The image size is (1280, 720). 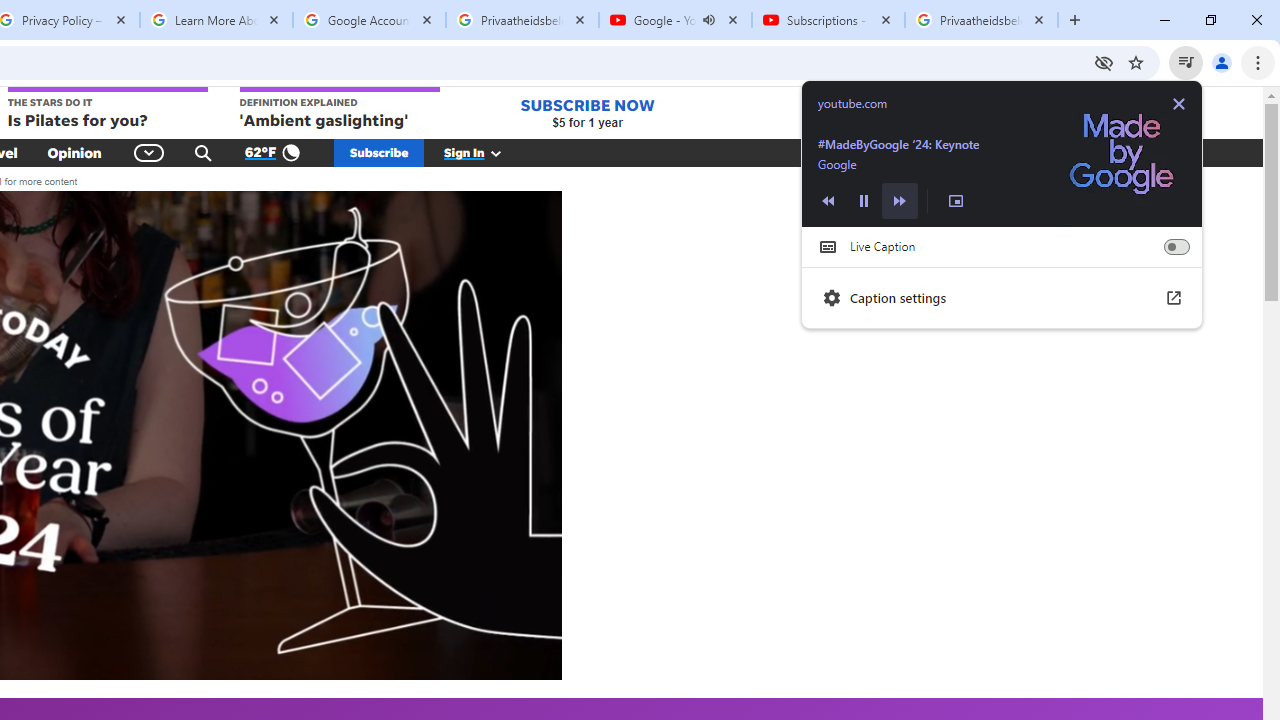 I want to click on 'Sign In', so click(x=483, y=152).